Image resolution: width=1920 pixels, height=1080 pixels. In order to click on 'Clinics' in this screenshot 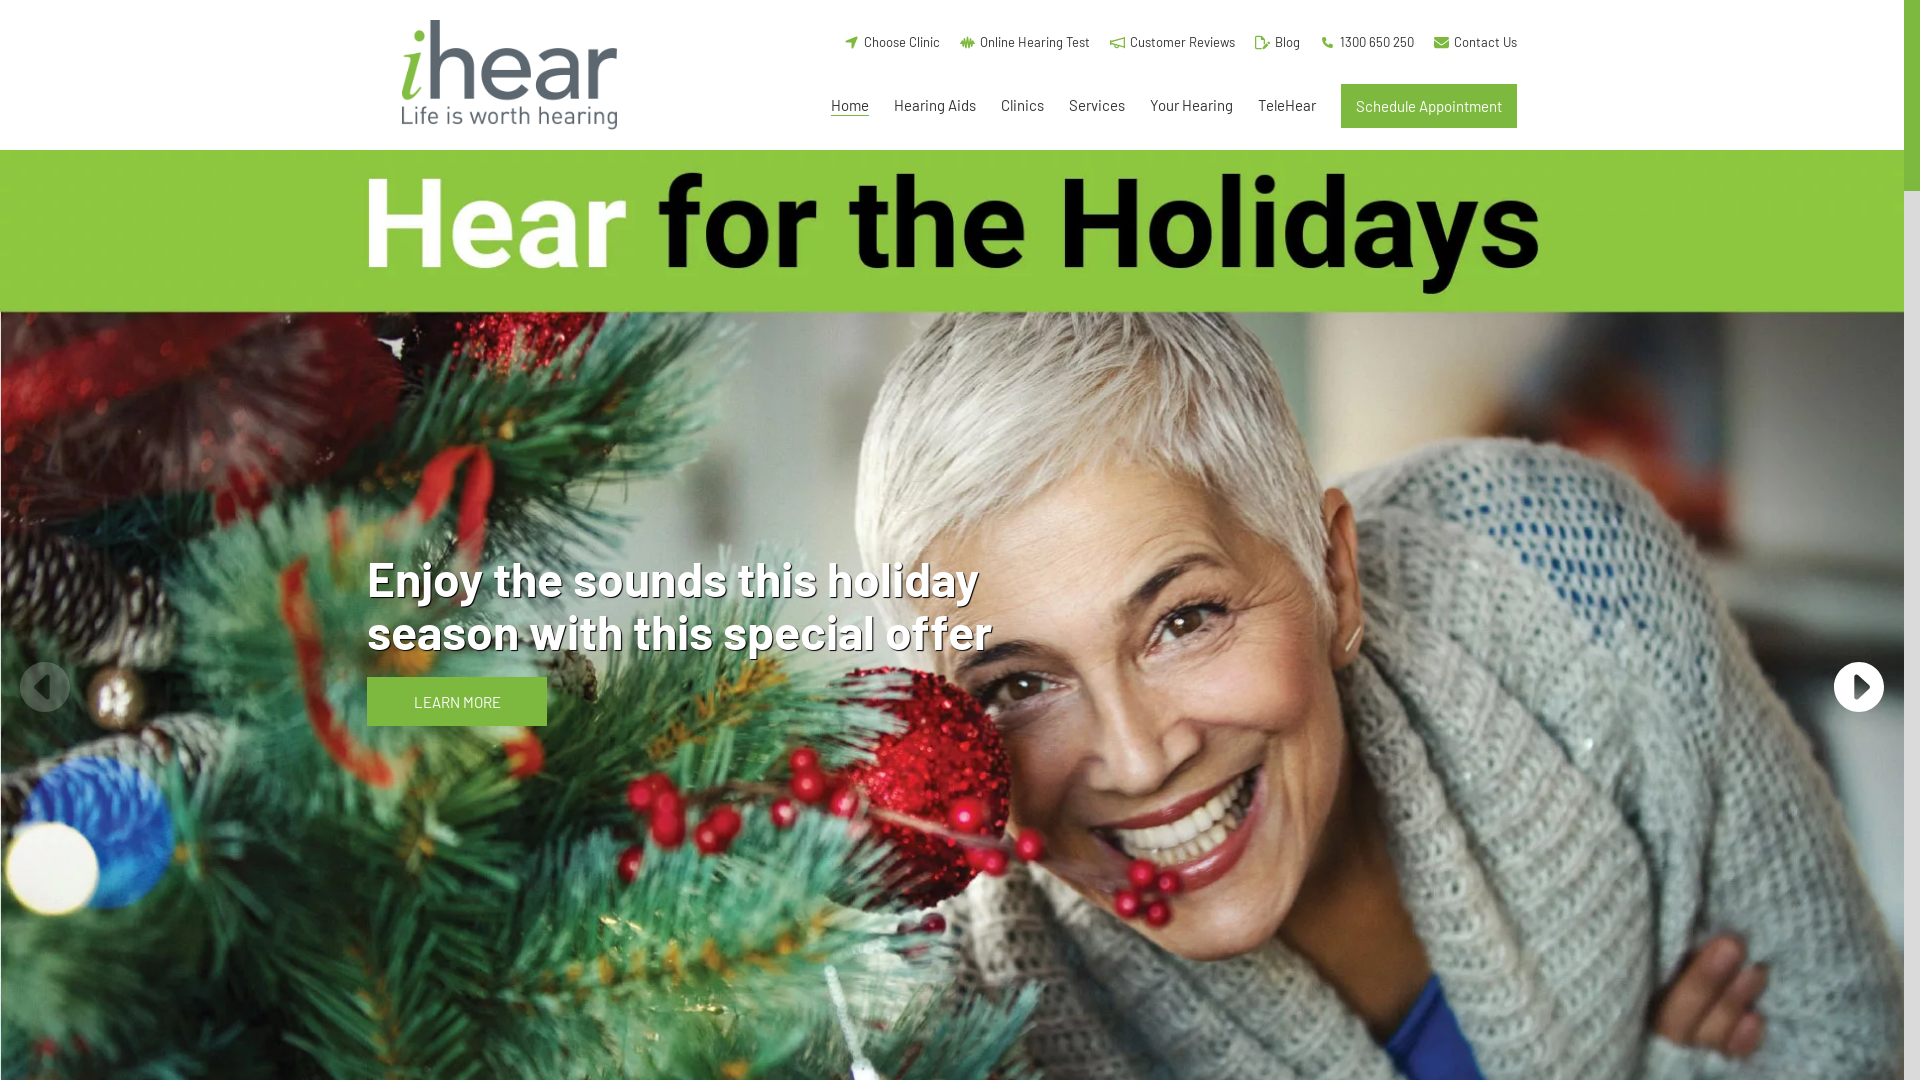, I will do `click(1022, 105)`.